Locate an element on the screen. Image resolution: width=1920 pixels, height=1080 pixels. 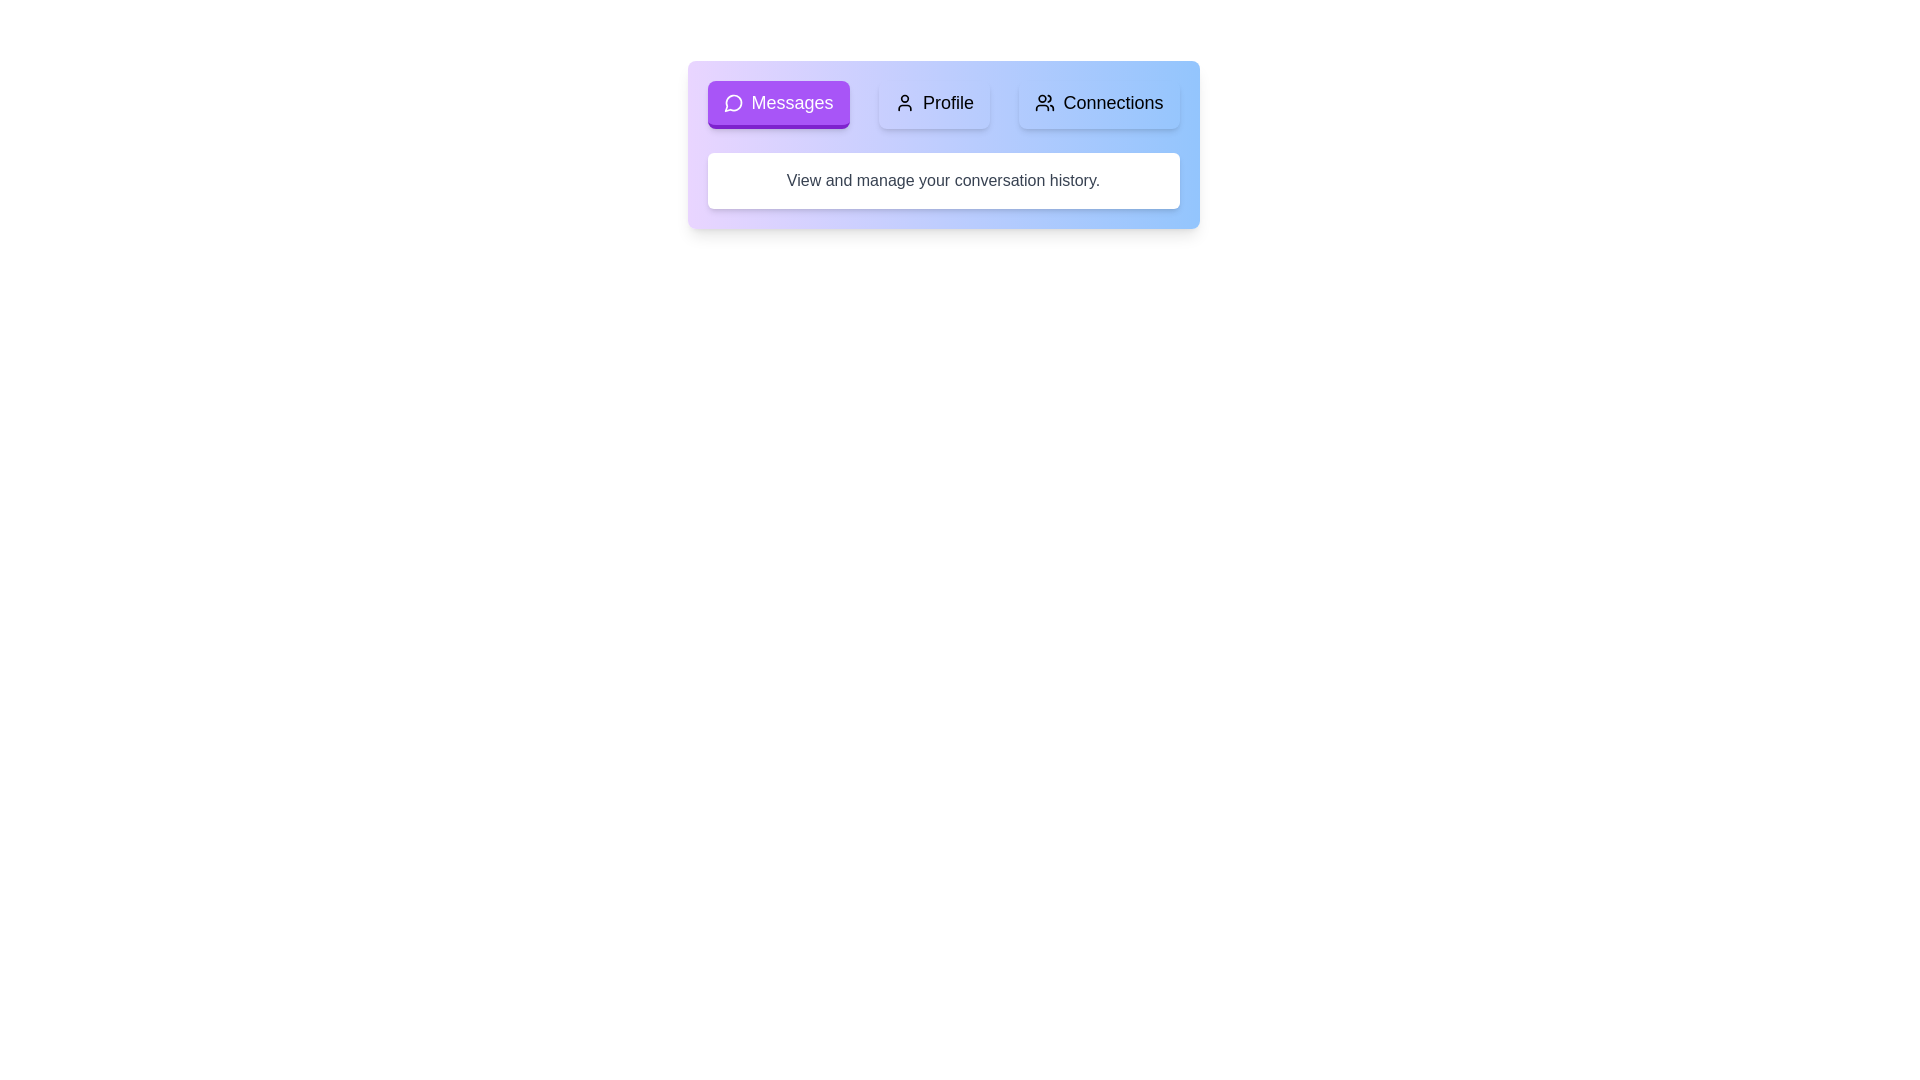
the 'Profile' icon located in the top navigation bar, which visually represents the profile-related functionality and is positioned to the left of the 'Profile' text label is located at coordinates (903, 103).